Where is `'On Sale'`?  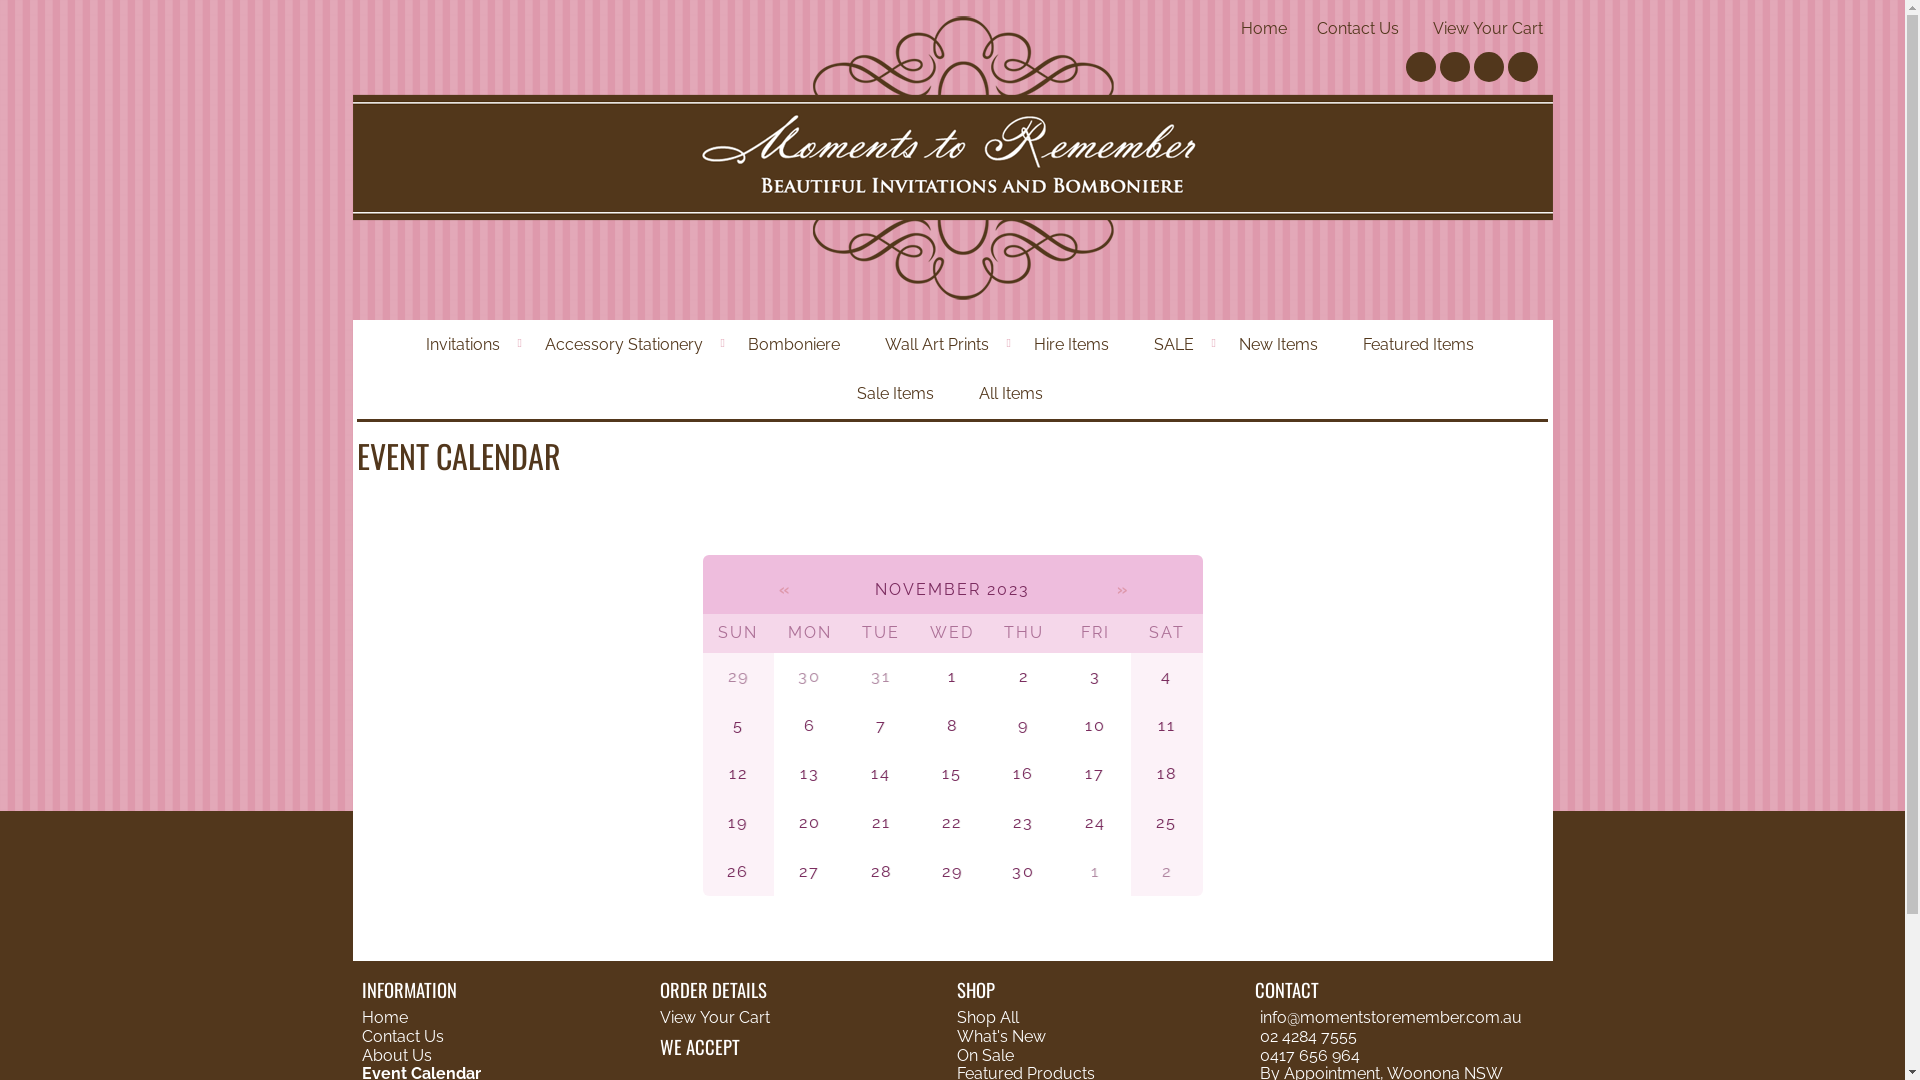 'On Sale' is located at coordinates (985, 1054).